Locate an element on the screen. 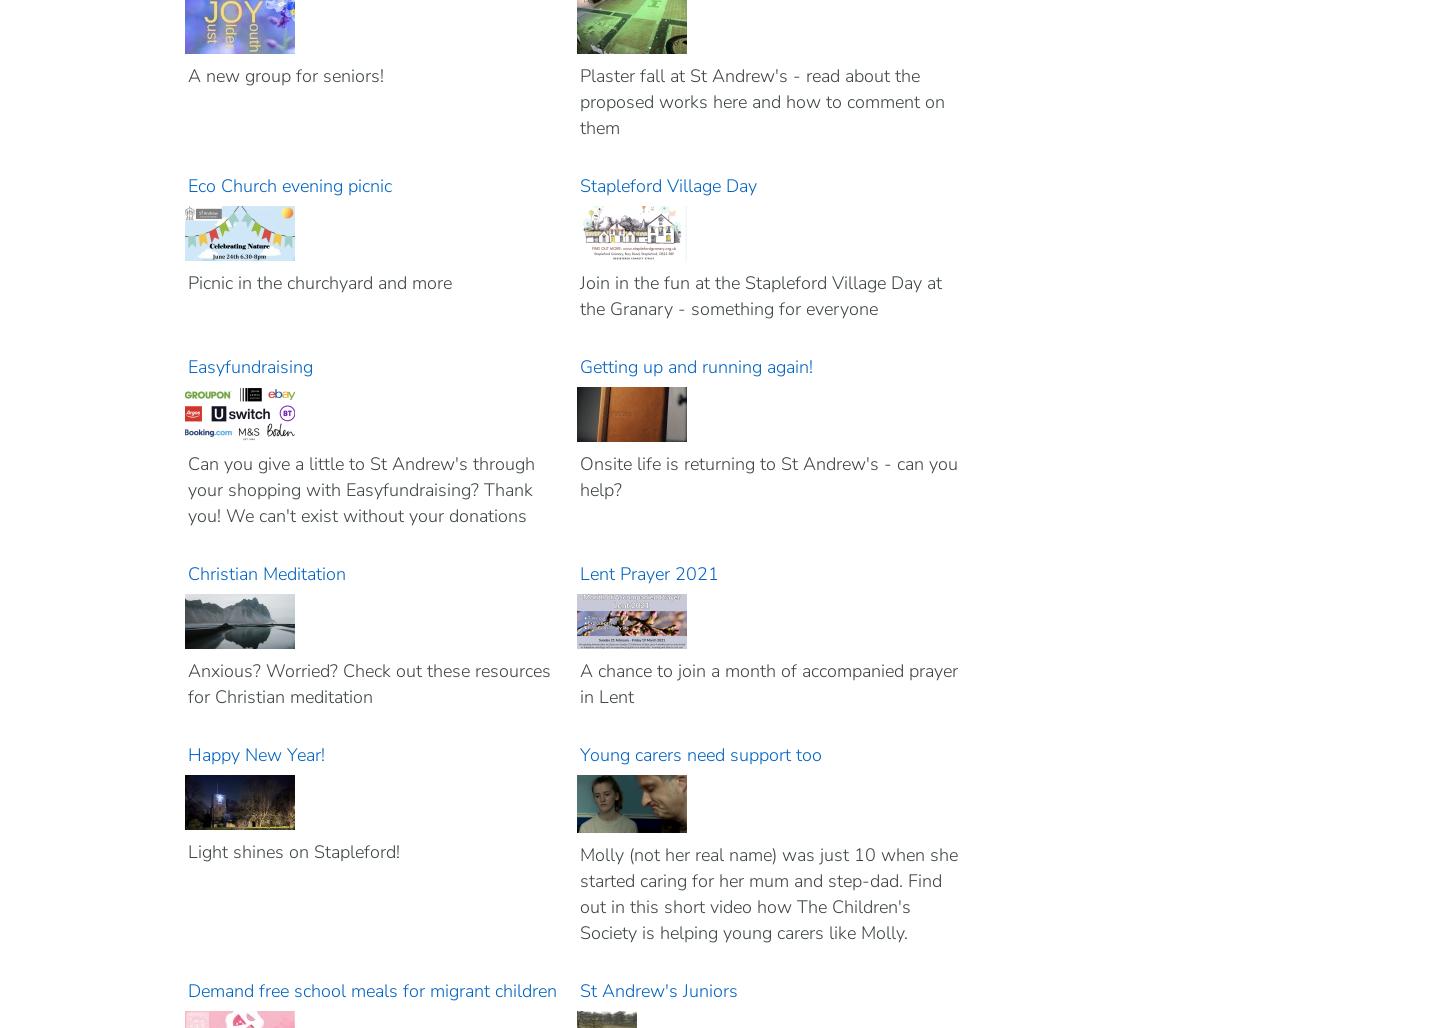 The image size is (1440, 1028). 'St Andrew's Juniors' is located at coordinates (659, 989).